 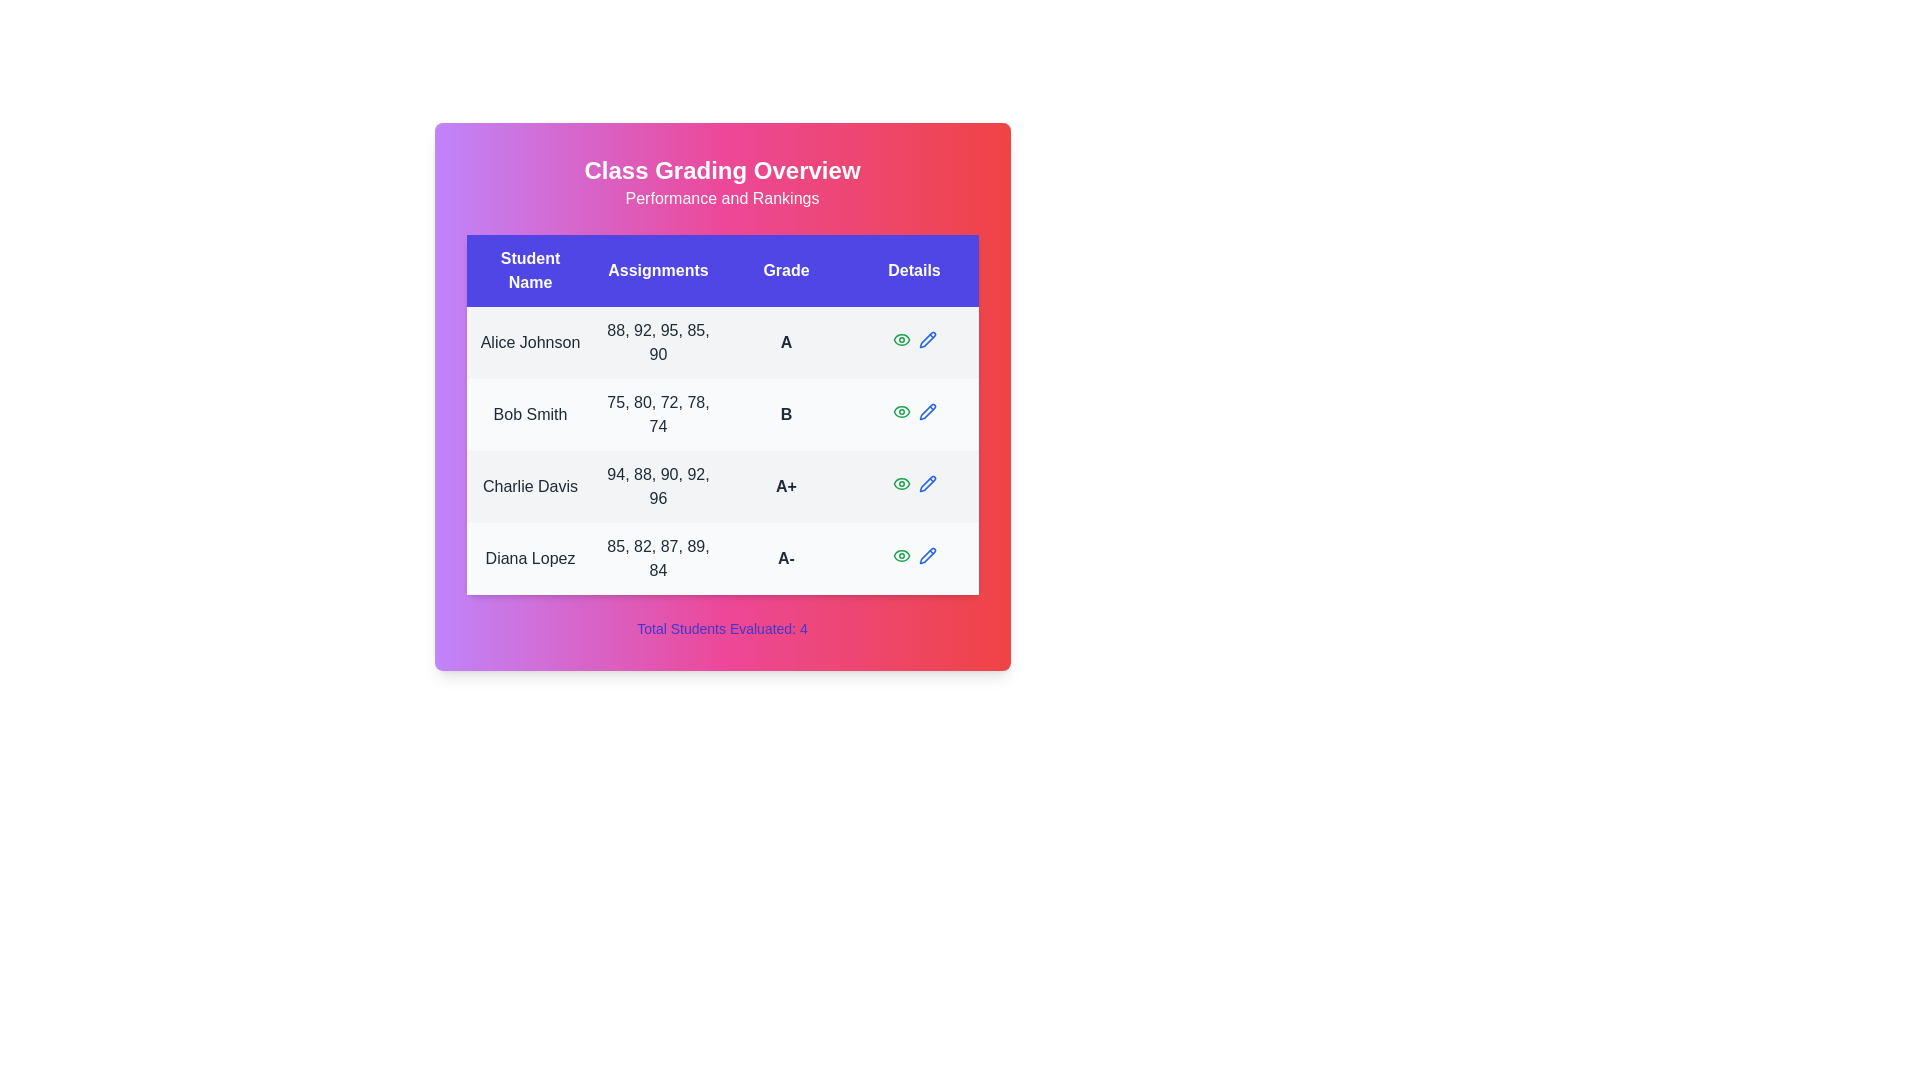 I want to click on the row corresponding to Diana Lopez, so click(x=721, y=559).